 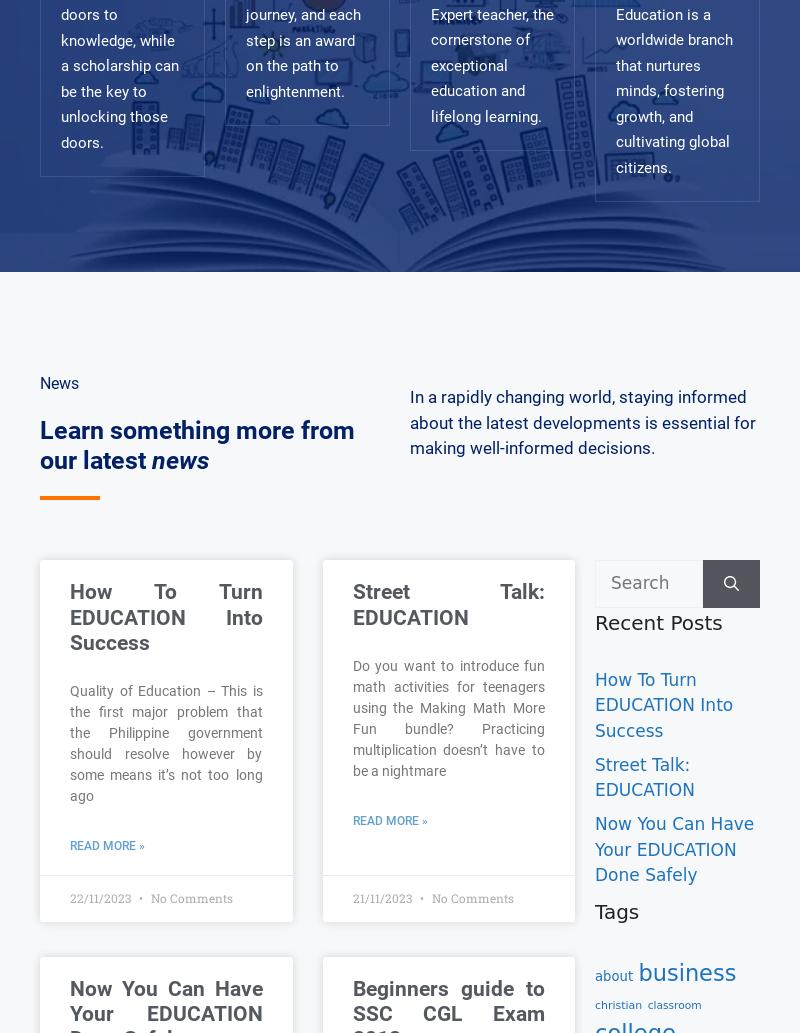 What do you see at coordinates (616, 911) in the screenshot?
I see `'Tags'` at bounding box center [616, 911].